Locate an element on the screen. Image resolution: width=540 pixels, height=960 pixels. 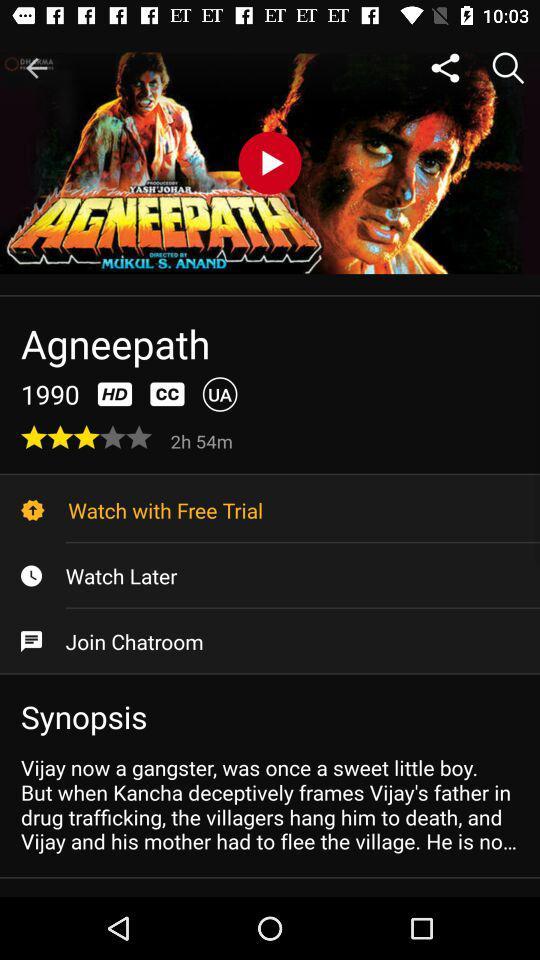
the item above the watch with free is located at coordinates (203, 440).